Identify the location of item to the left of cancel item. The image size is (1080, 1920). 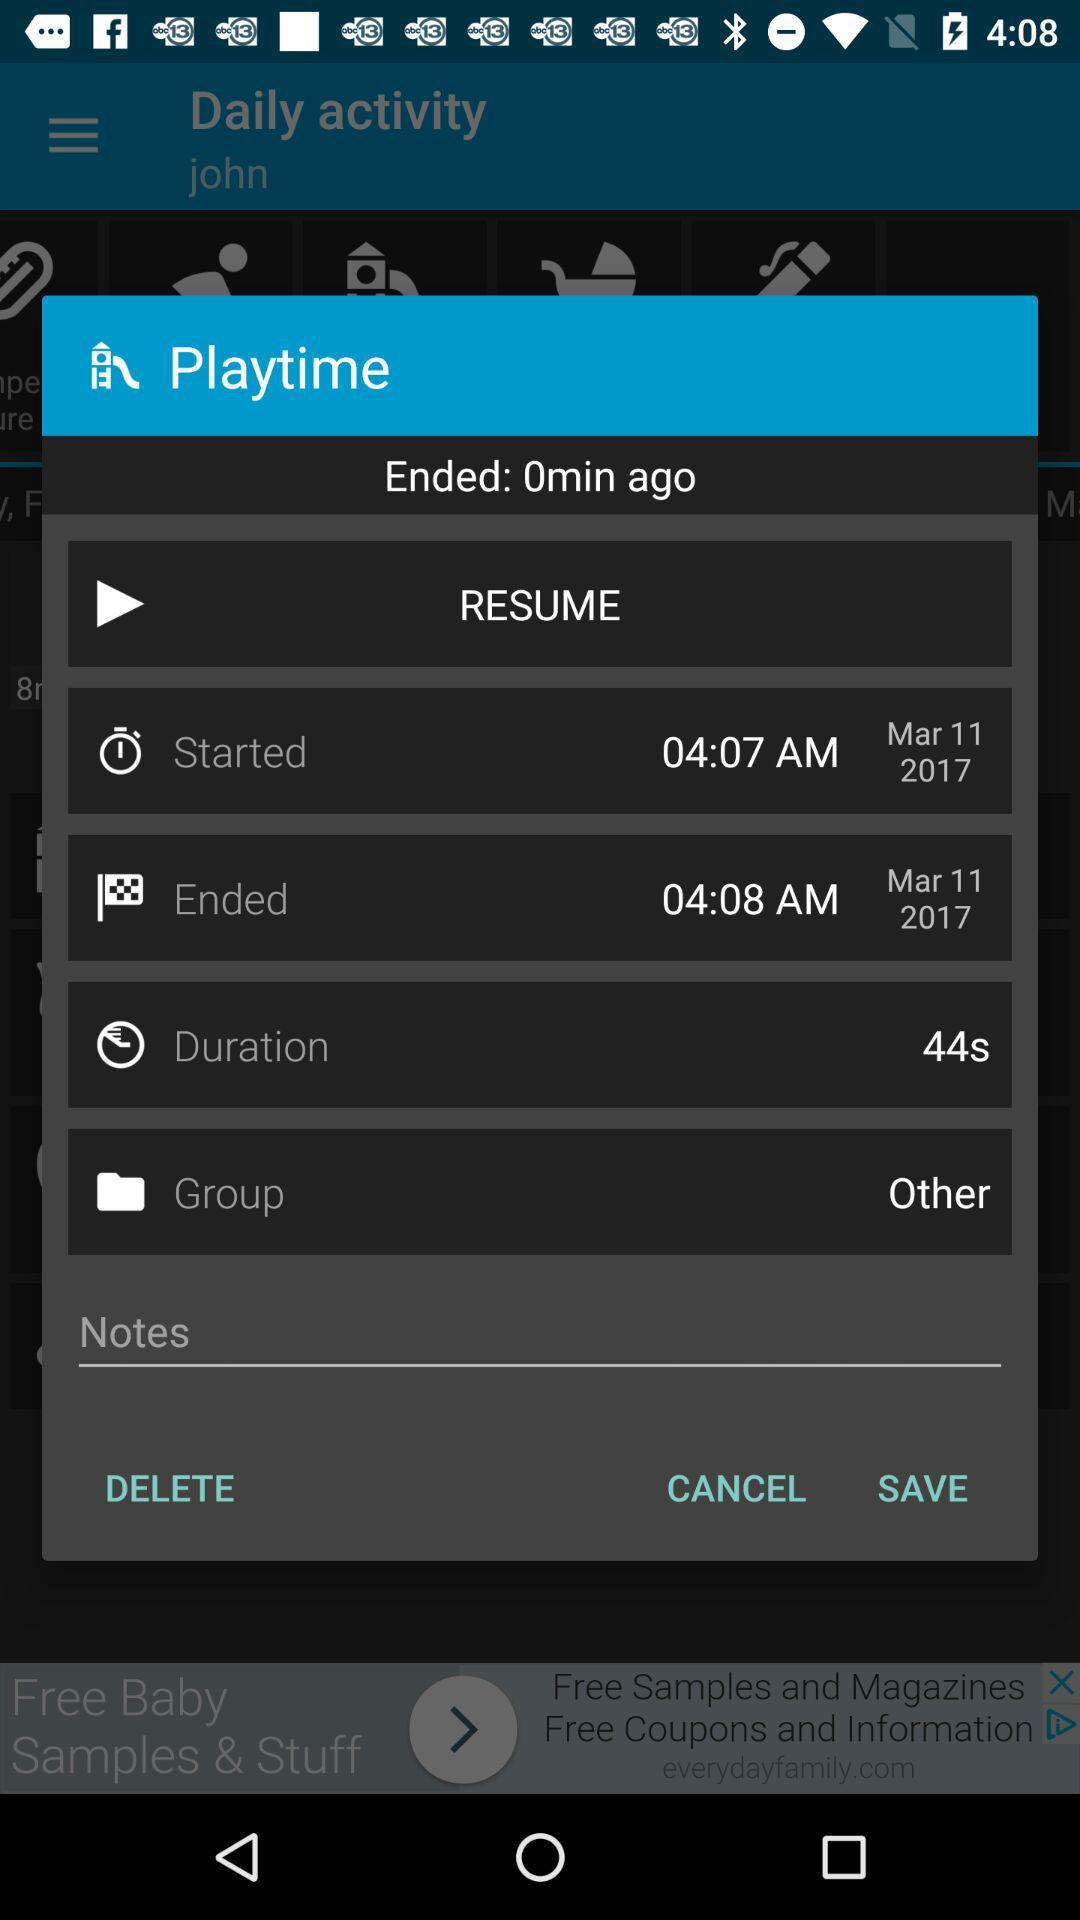
(168, 1487).